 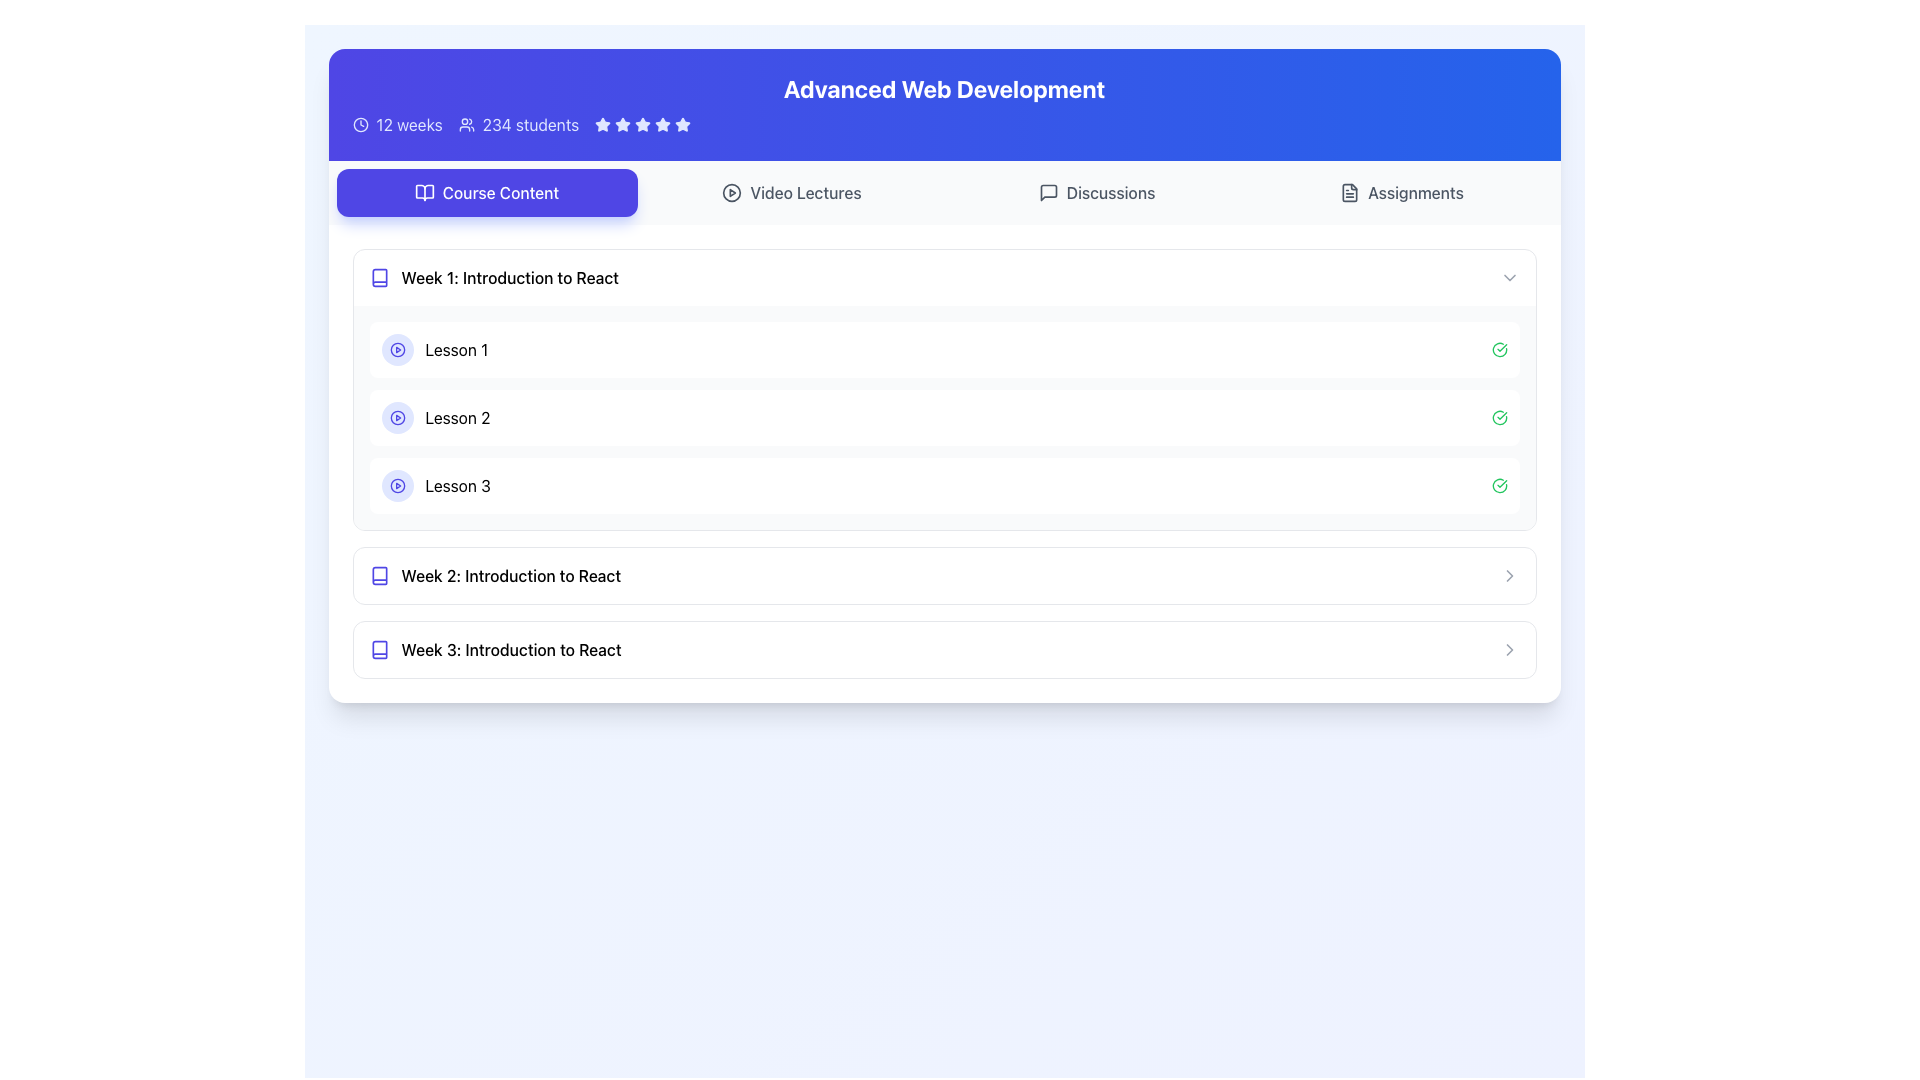 What do you see at coordinates (1499, 416) in the screenshot?
I see `the checkmark icon indicating the completion status of 'Lesson 2' in the 'Week 1: Introduction to React' section` at bounding box center [1499, 416].